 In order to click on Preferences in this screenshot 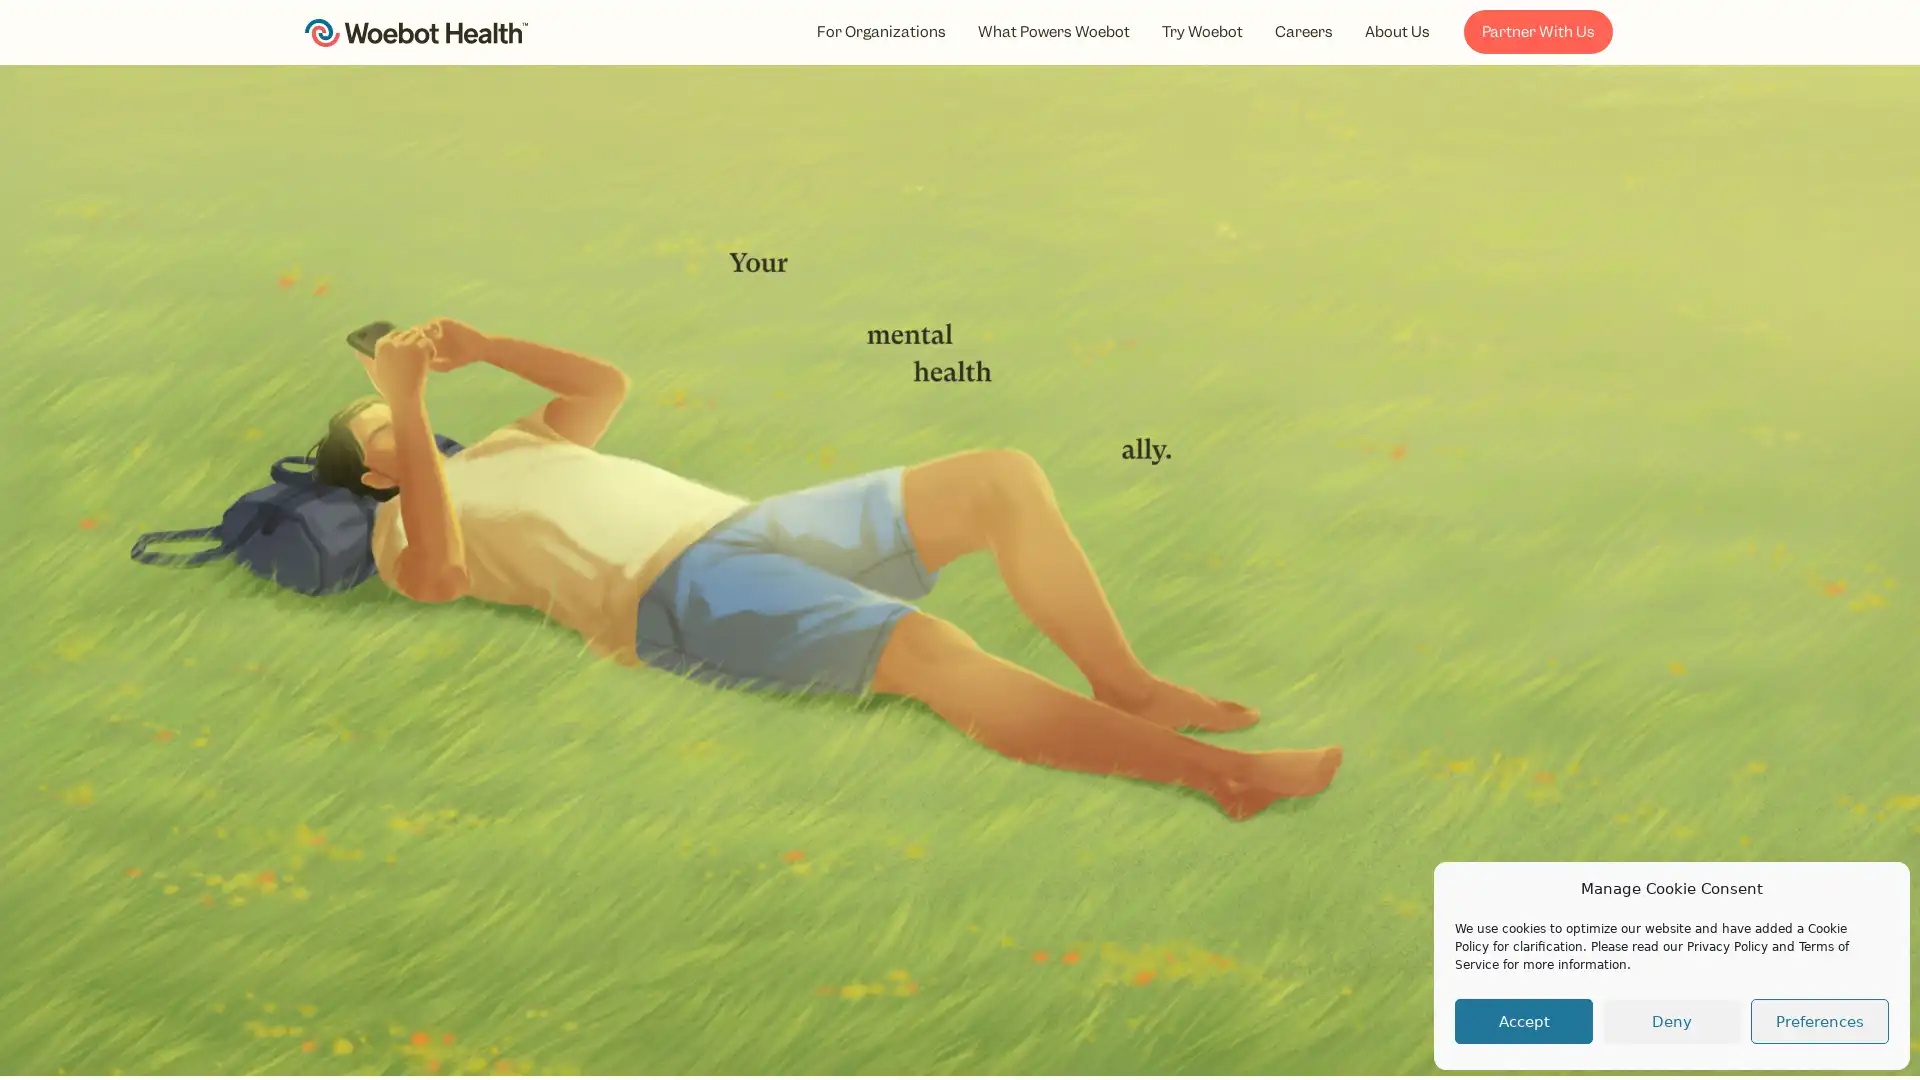, I will do `click(1819, 1021)`.